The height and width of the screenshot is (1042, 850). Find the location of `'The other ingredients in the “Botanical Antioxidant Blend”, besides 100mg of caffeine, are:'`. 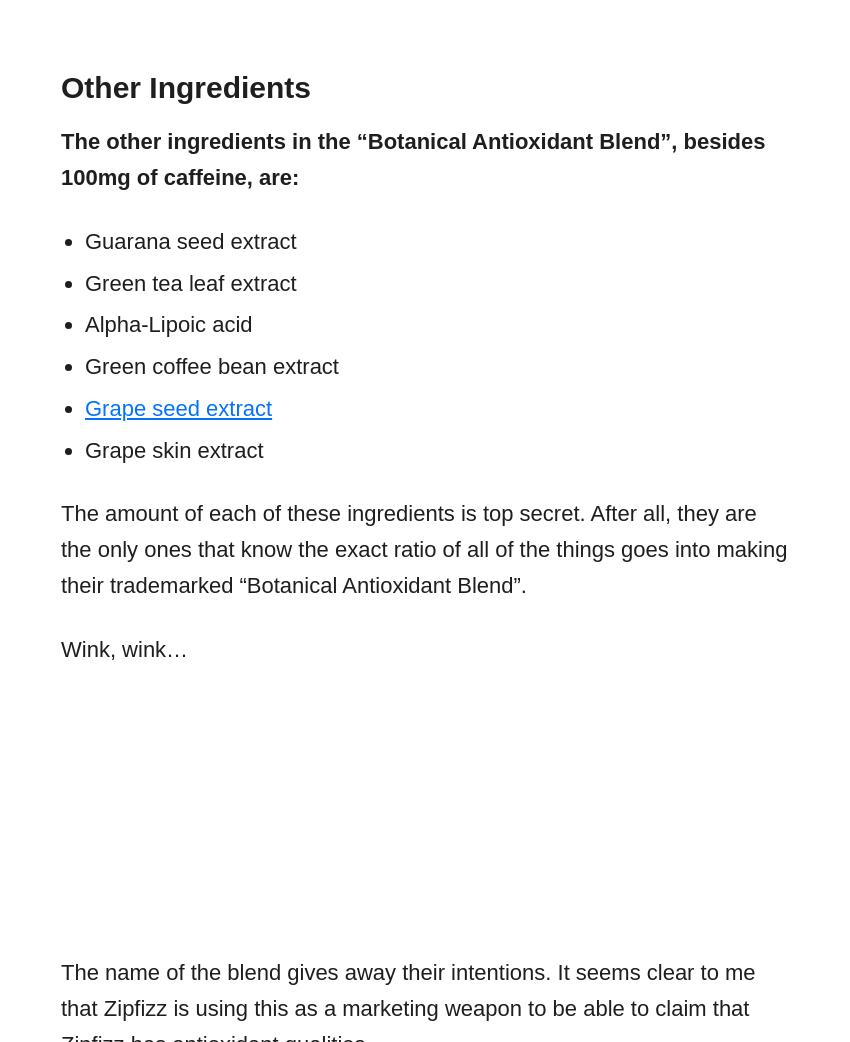

'The other ingredients in the “Botanical Antioxidant Blend”, besides 100mg of caffeine, are:' is located at coordinates (61, 159).